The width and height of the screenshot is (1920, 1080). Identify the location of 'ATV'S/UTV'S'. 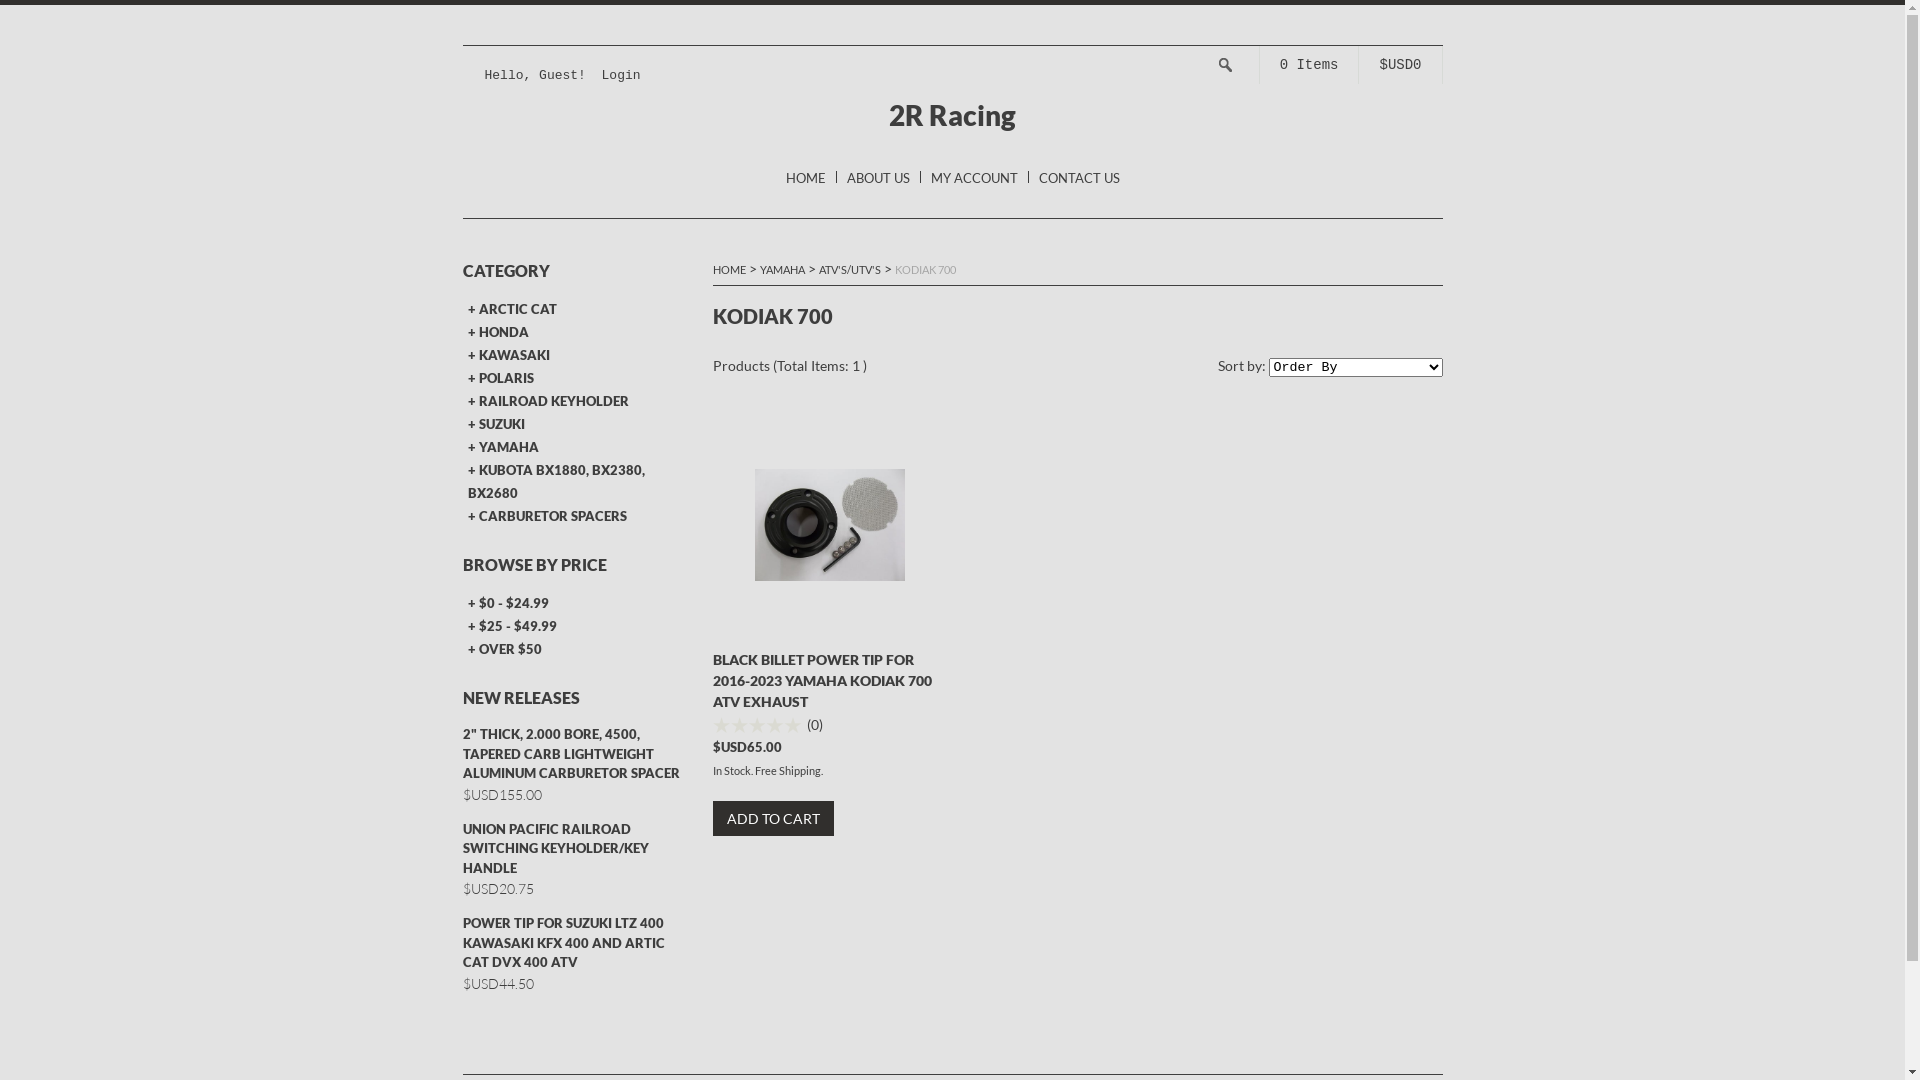
(849, 268).